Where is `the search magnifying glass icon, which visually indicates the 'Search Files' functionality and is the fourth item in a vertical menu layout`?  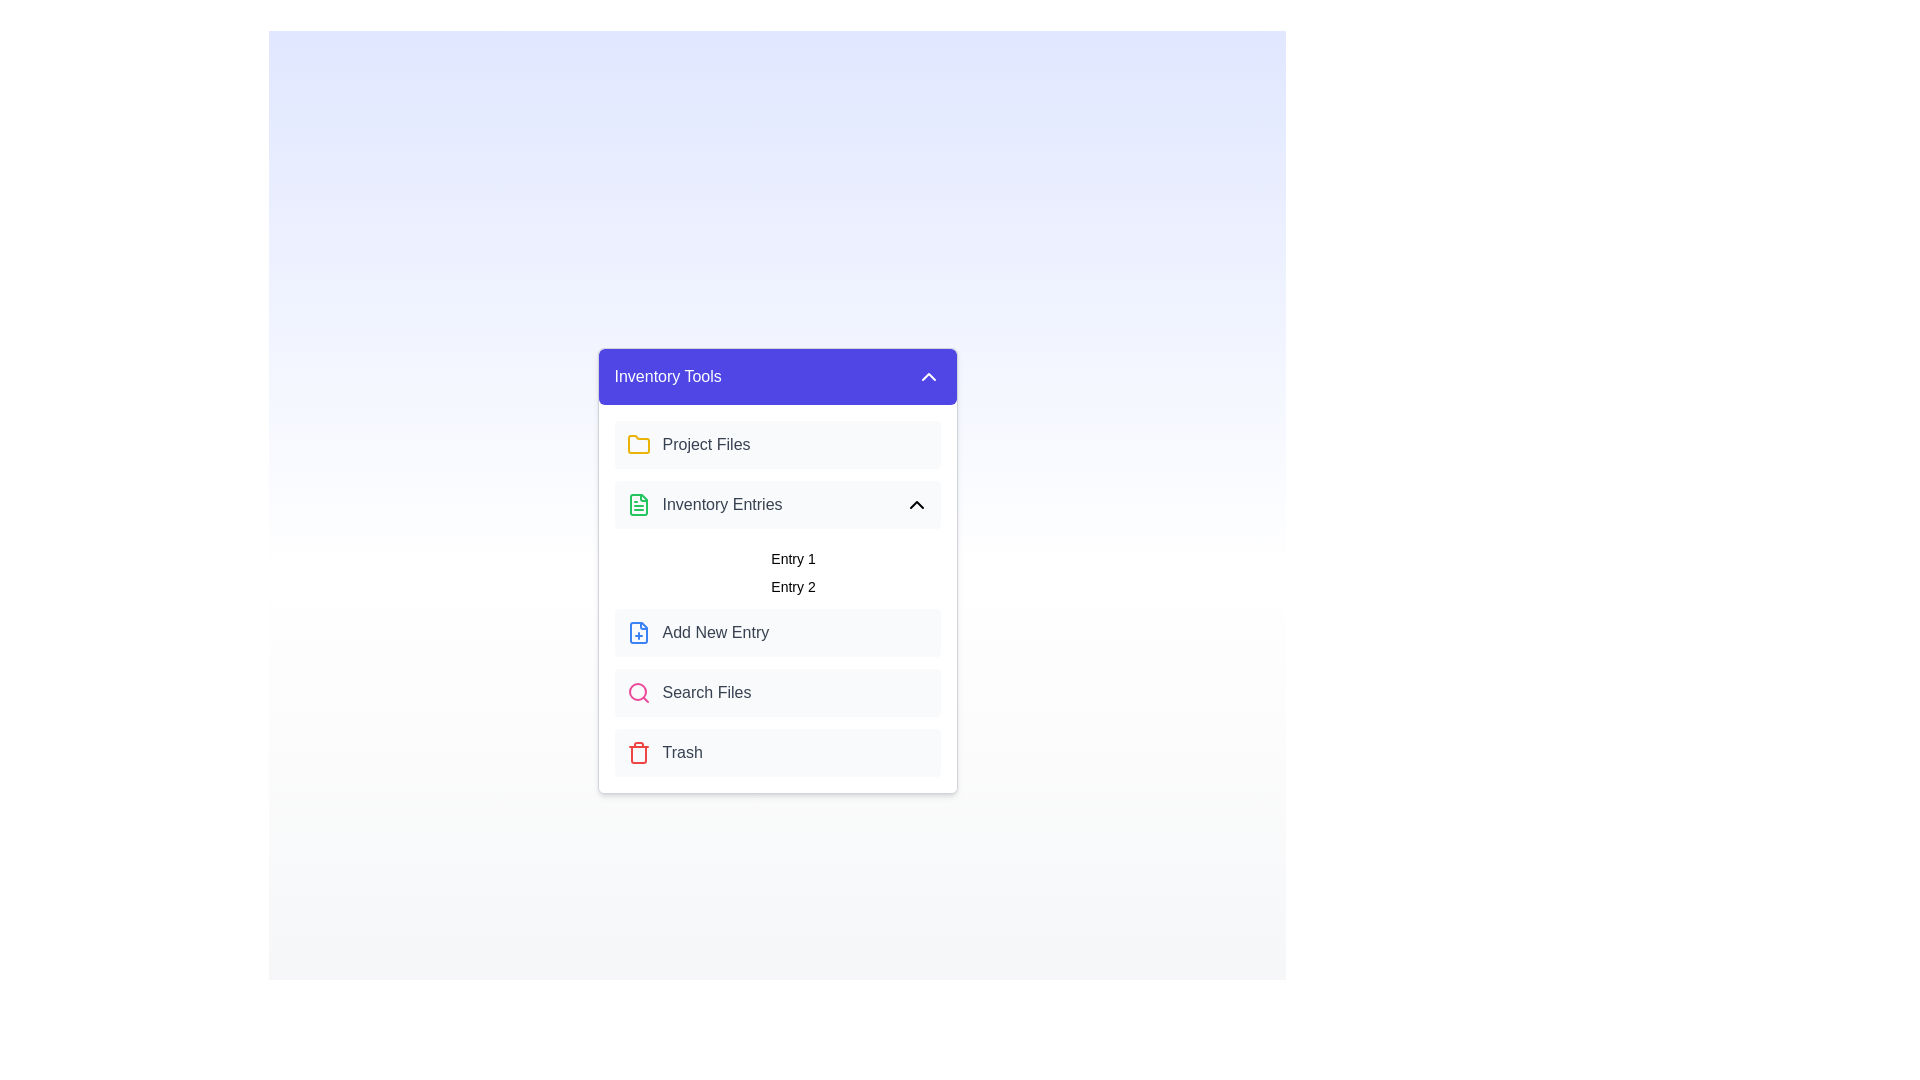
the search magnifying glass icon, which visually indicates the 'Search Files' functionality and is the fourth item in a vertical menu layout is located at coordinates (637, 692).